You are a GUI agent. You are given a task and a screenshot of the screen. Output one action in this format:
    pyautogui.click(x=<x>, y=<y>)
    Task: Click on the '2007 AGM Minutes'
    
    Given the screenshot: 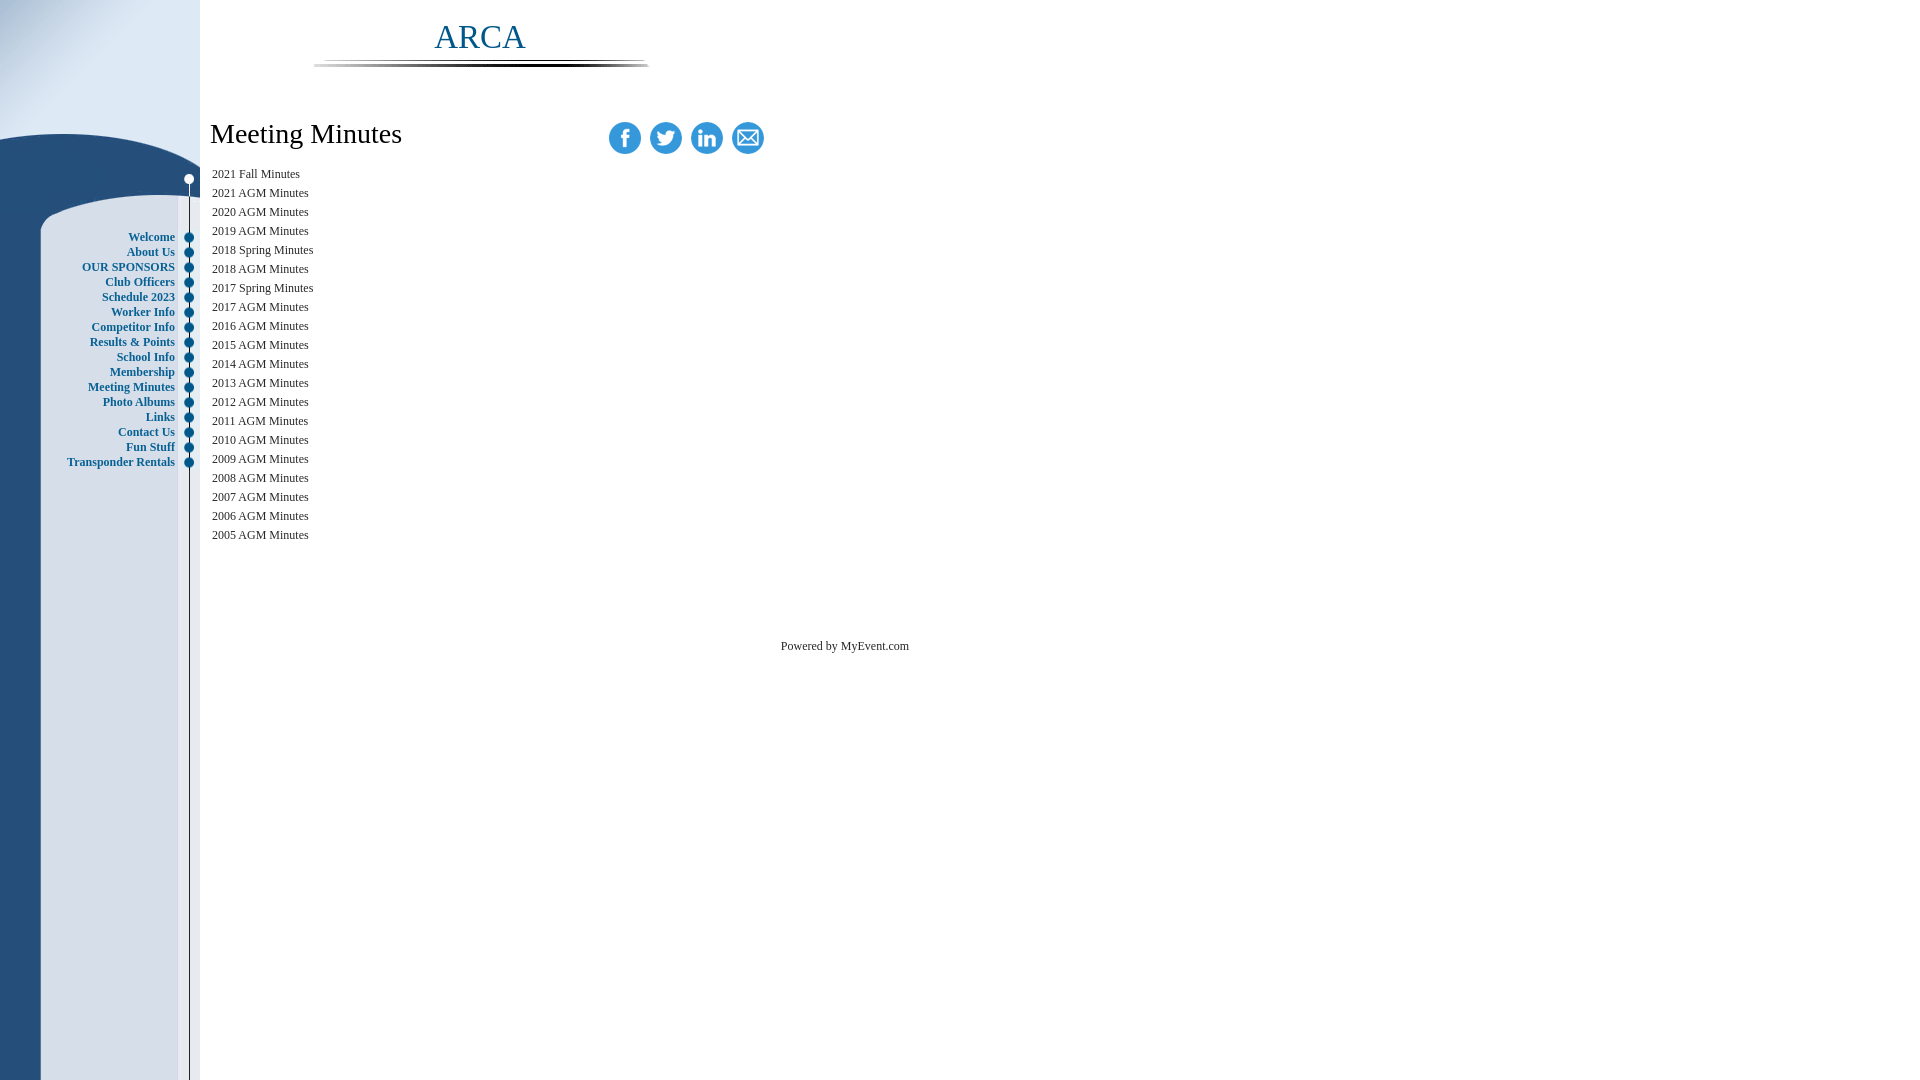 What is the action you would take?
    pyautogui.click(x=211, y=496)
    